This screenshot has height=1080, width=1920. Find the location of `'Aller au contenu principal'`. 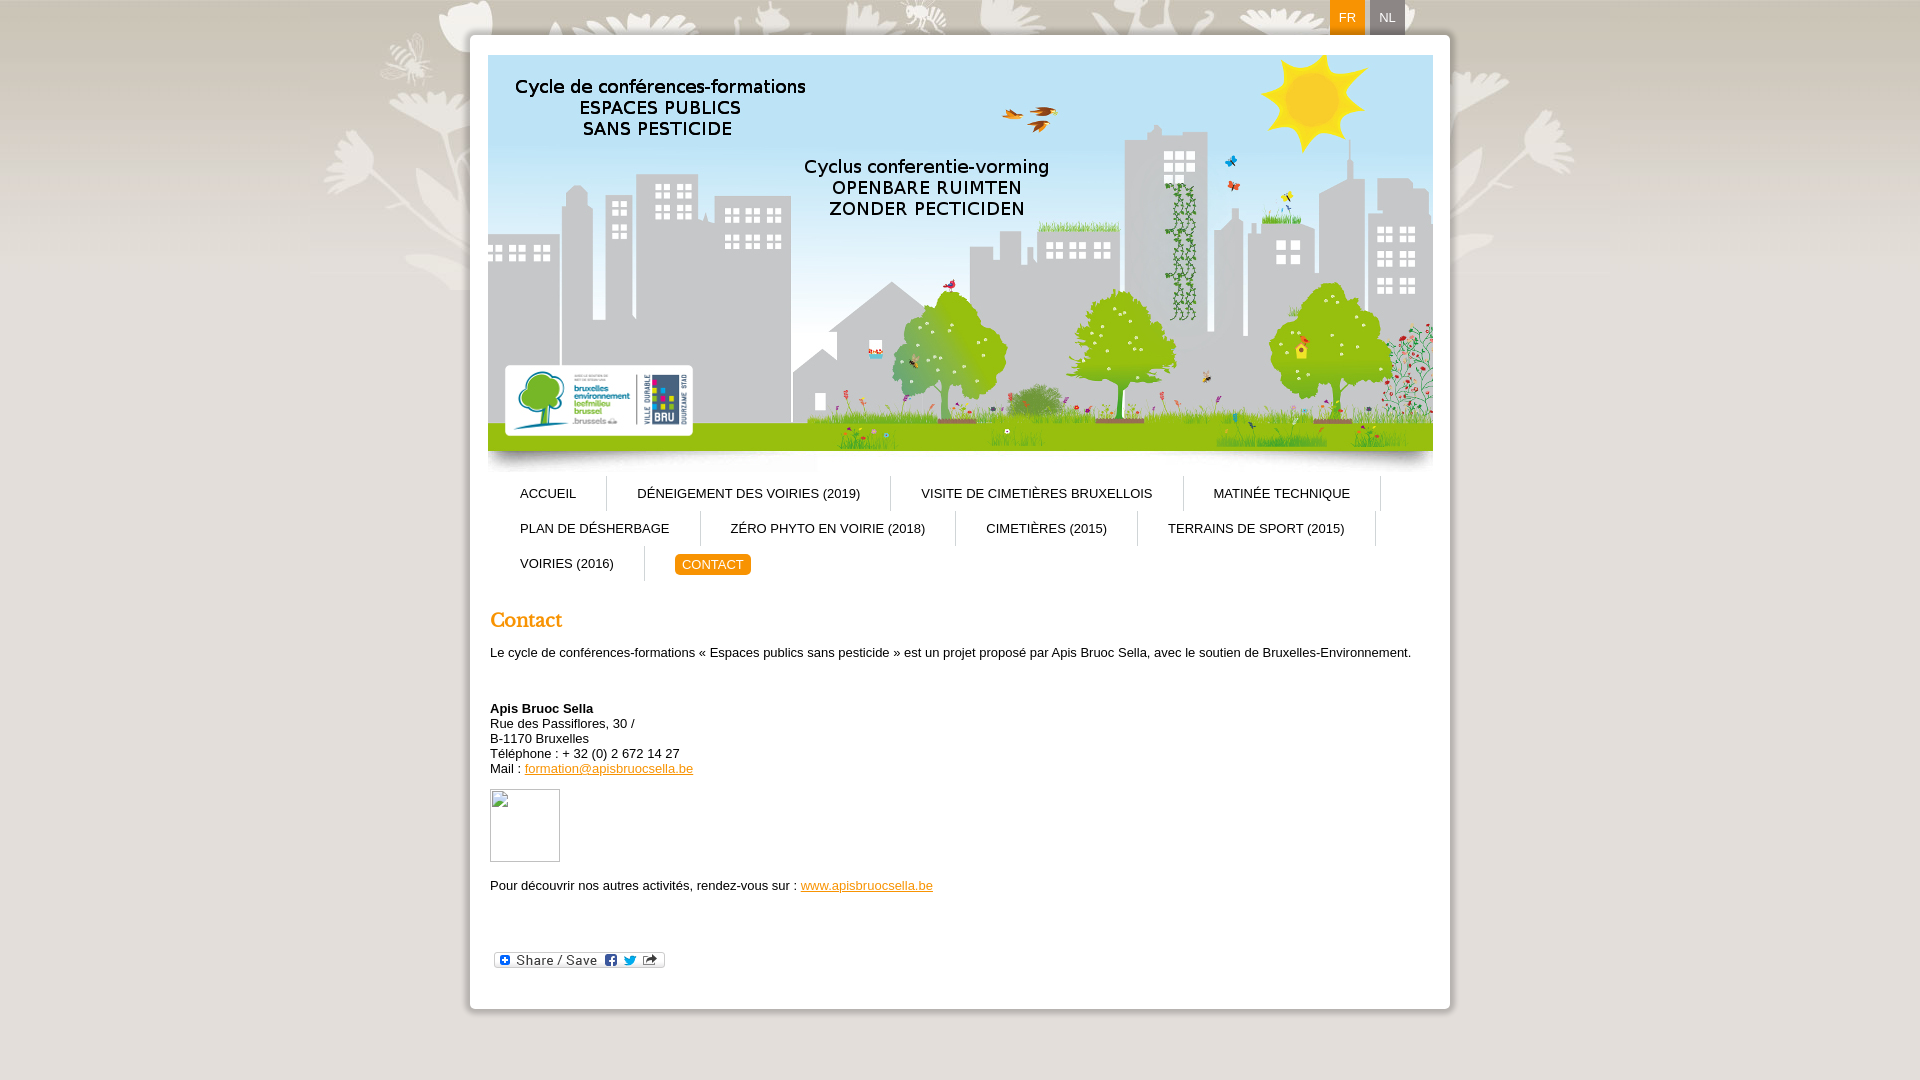

'Aller au contenu principal' is located at coordinates (72, 0).